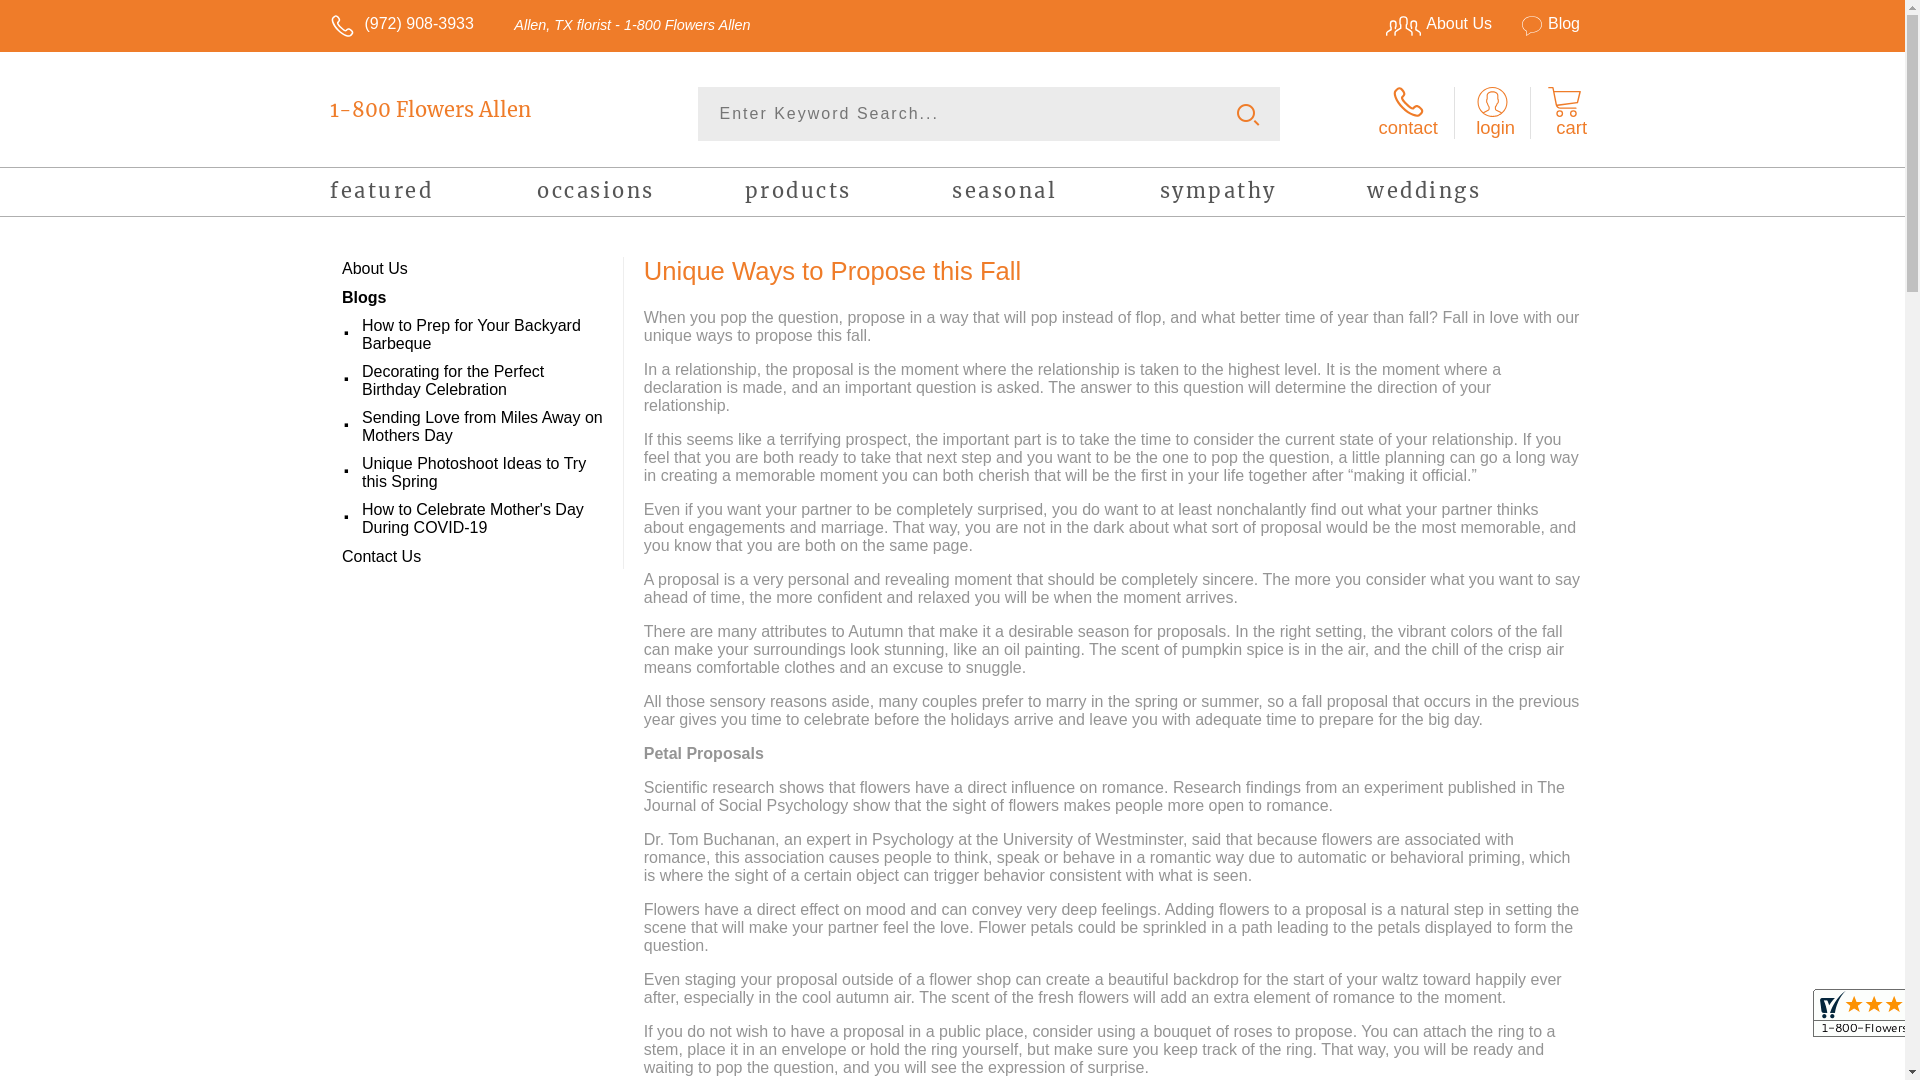 The height and width of the screenshot is (1080, 1920). Describe the element at coordinates (1428, 23) in the screenshot. I see `'About Us'` at that location.